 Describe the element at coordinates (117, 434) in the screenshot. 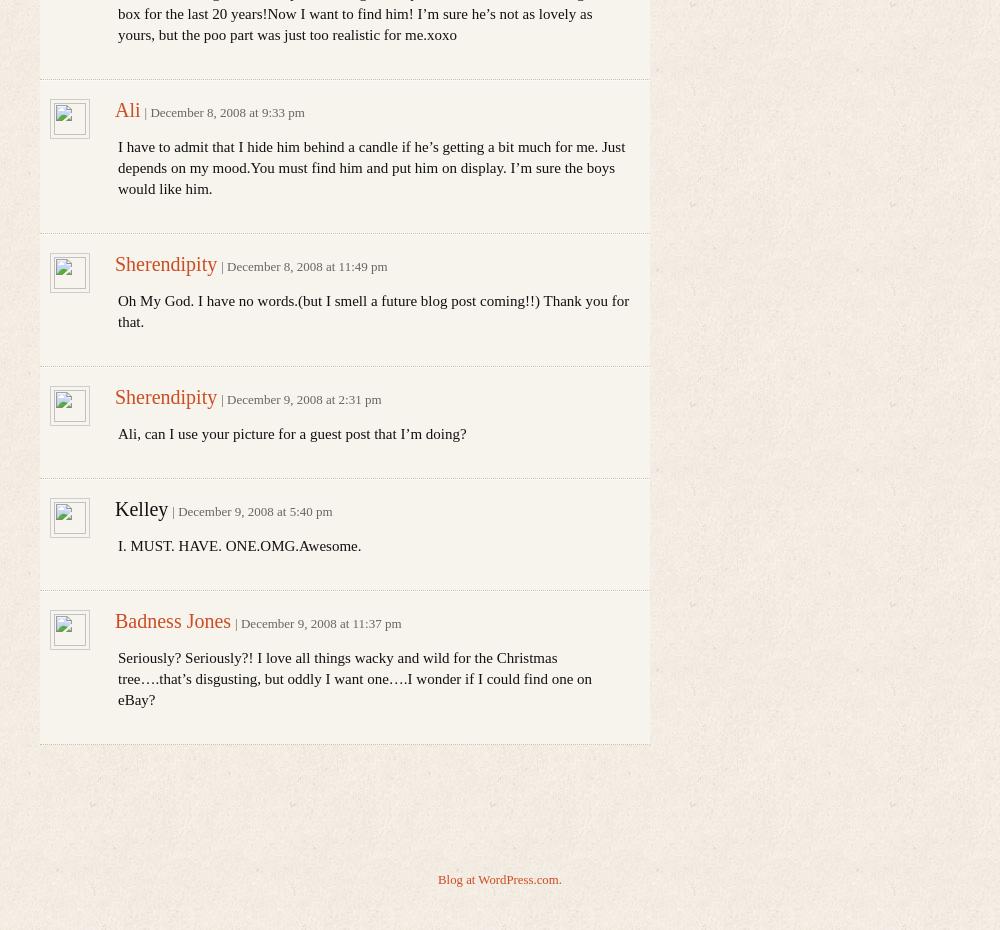

I see `'Ali, can I use your picture for a guest post that I’m doing?'` at that location.